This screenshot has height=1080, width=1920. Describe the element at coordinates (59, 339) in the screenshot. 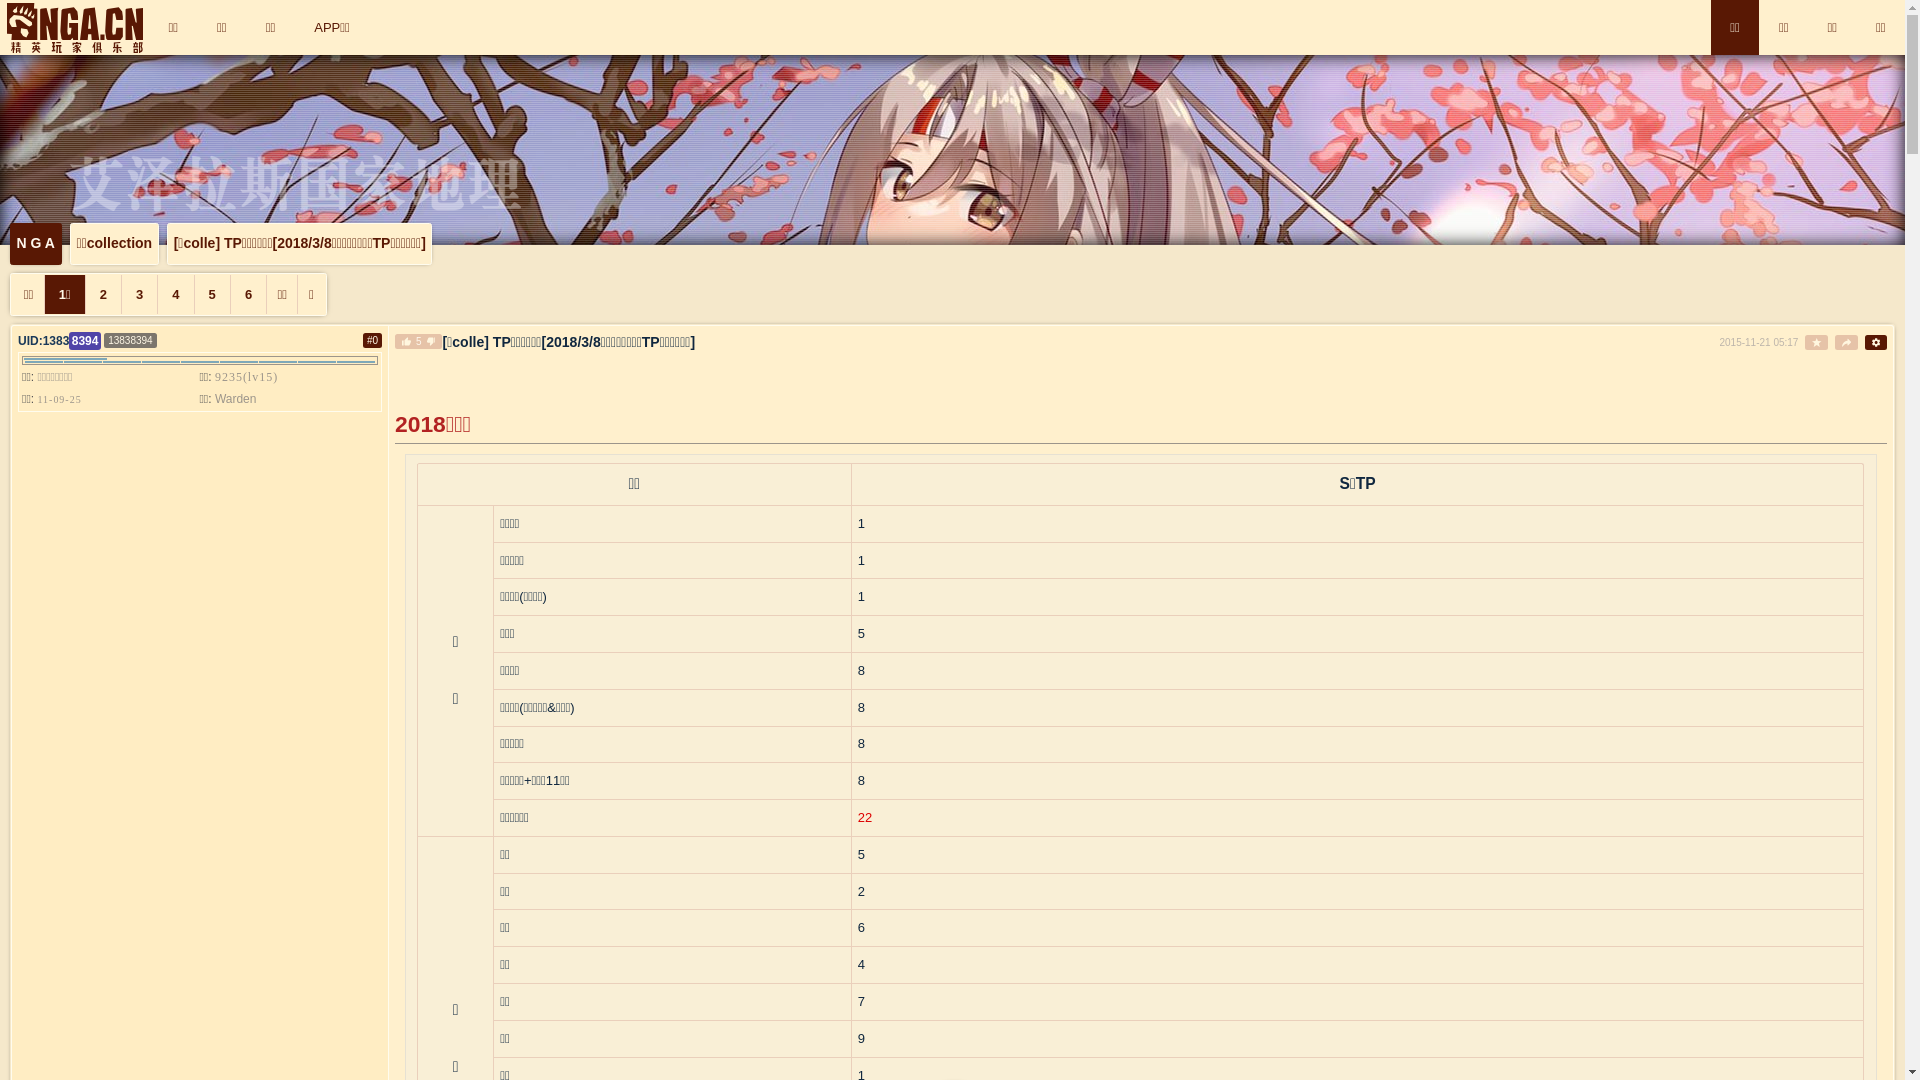

I see `'UID:13838394'` at that location.